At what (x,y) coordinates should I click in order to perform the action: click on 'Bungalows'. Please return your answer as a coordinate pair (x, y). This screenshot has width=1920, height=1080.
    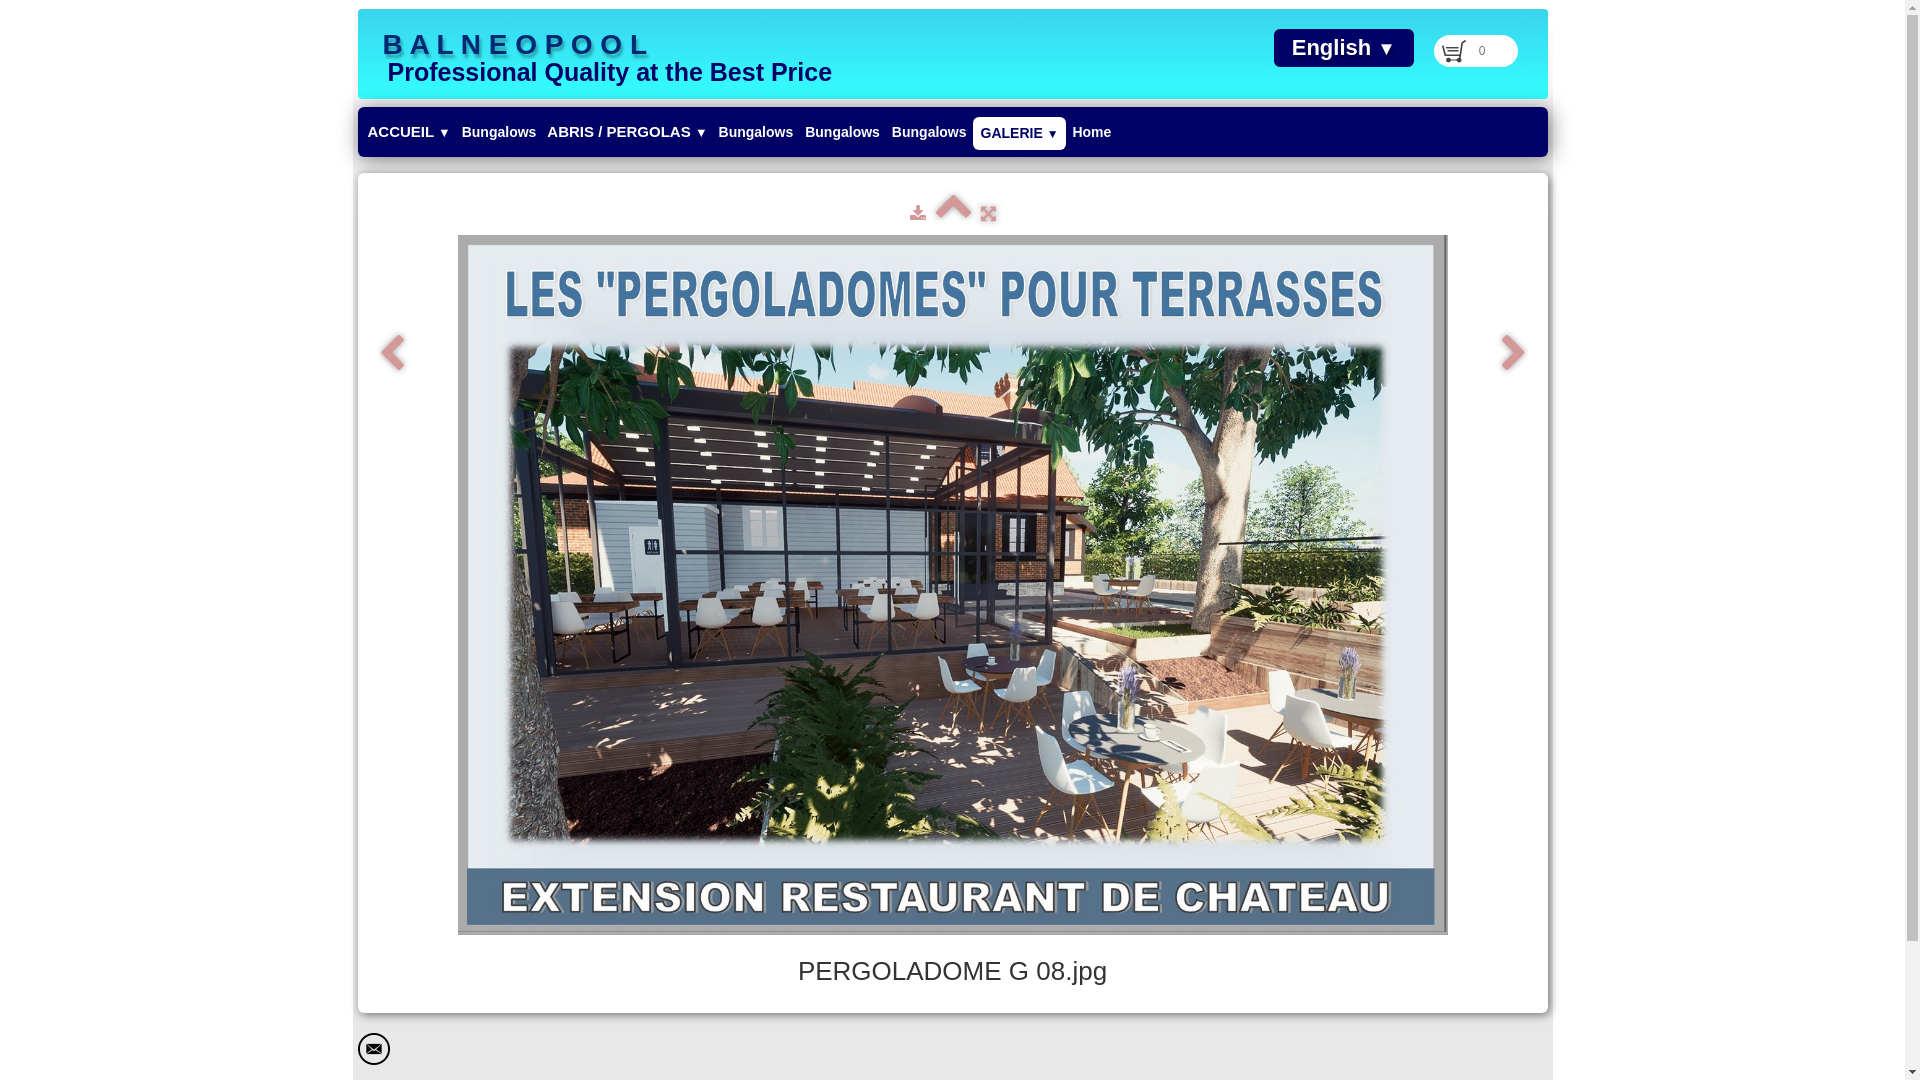
    Looking at the image, I should click on (928, 131).